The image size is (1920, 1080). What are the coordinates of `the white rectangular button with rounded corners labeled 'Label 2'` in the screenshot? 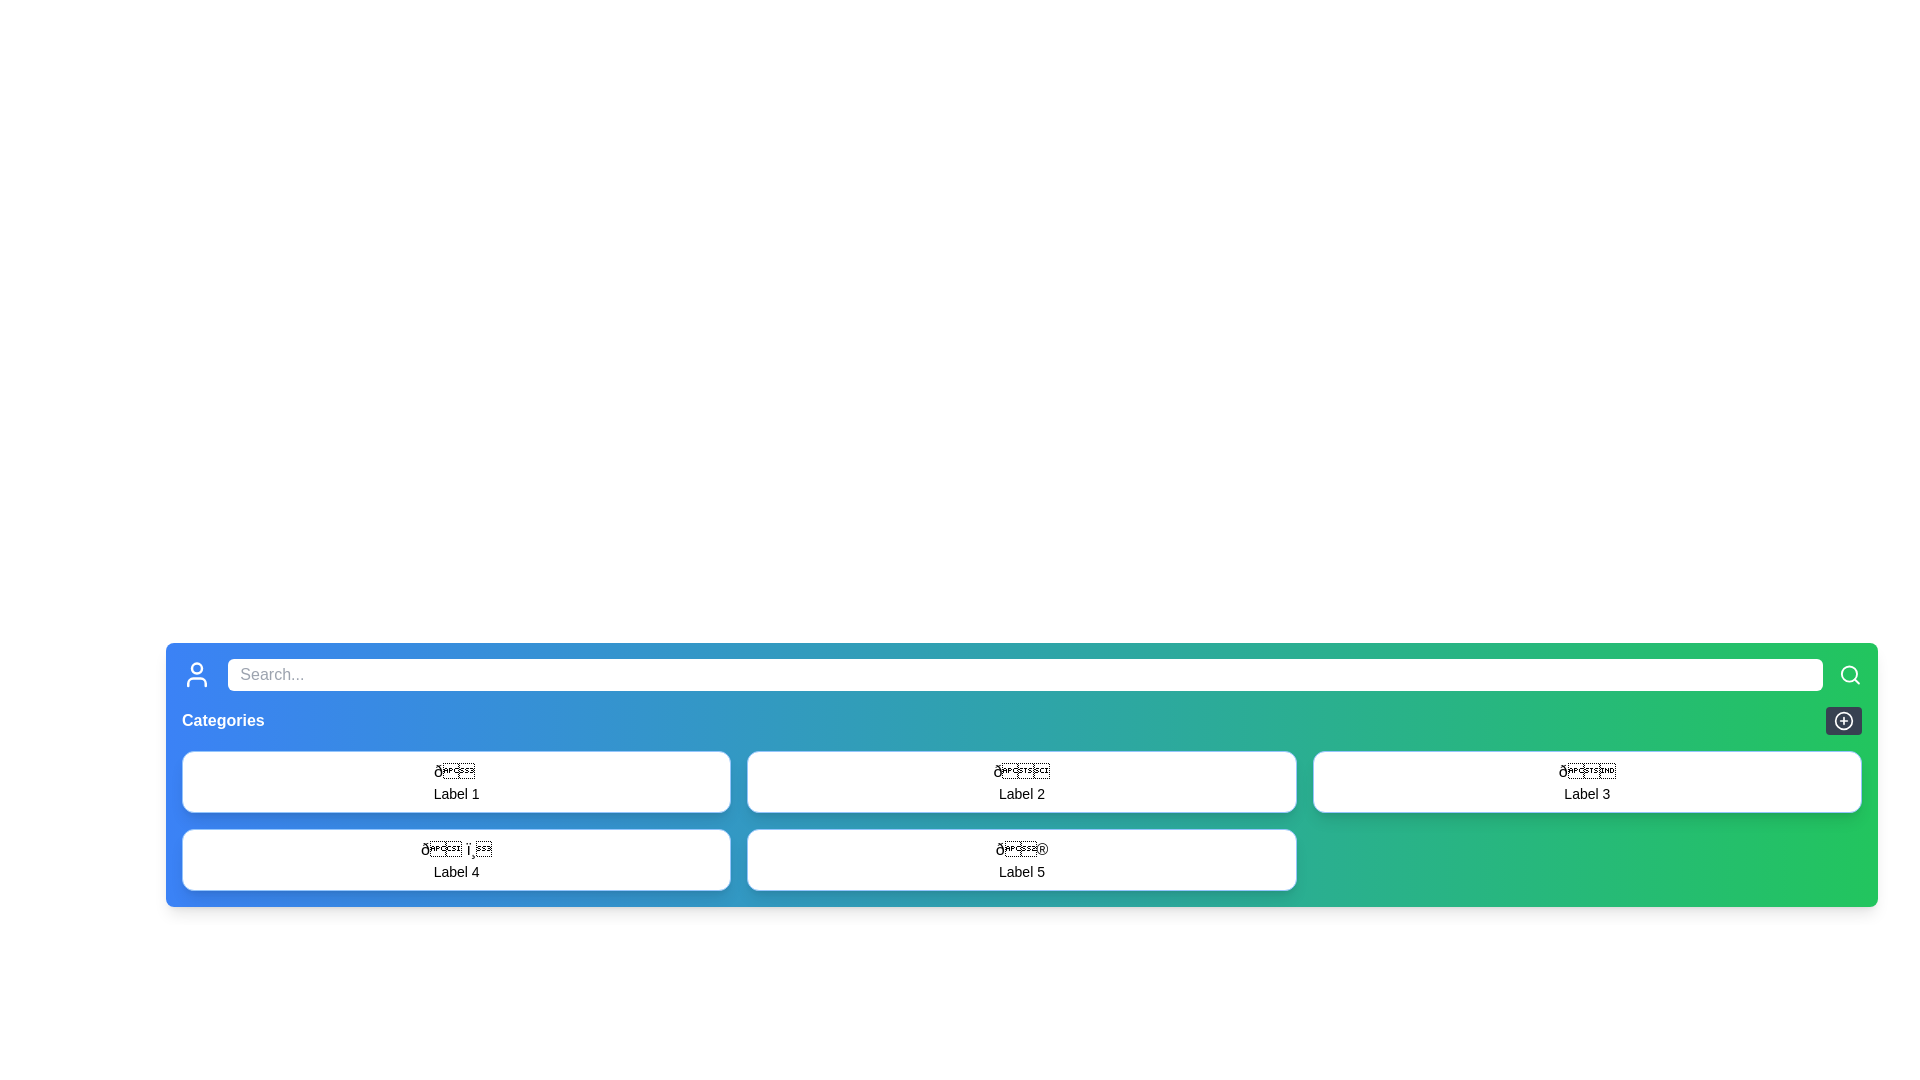 It's located at (1022, 781).